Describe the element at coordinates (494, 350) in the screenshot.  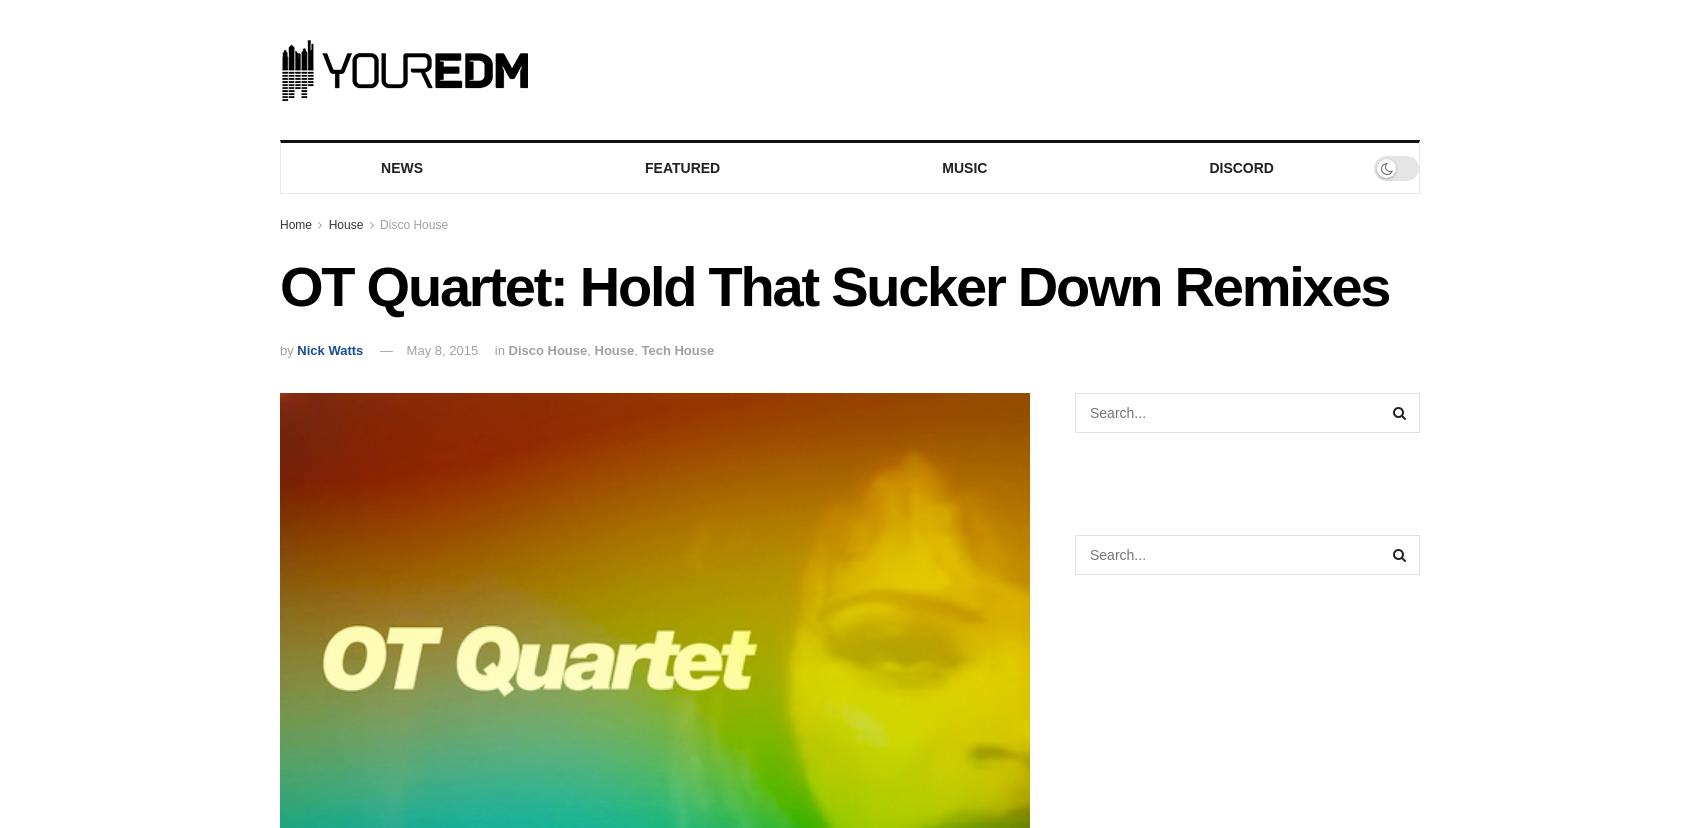
I see `'in'` at that location.